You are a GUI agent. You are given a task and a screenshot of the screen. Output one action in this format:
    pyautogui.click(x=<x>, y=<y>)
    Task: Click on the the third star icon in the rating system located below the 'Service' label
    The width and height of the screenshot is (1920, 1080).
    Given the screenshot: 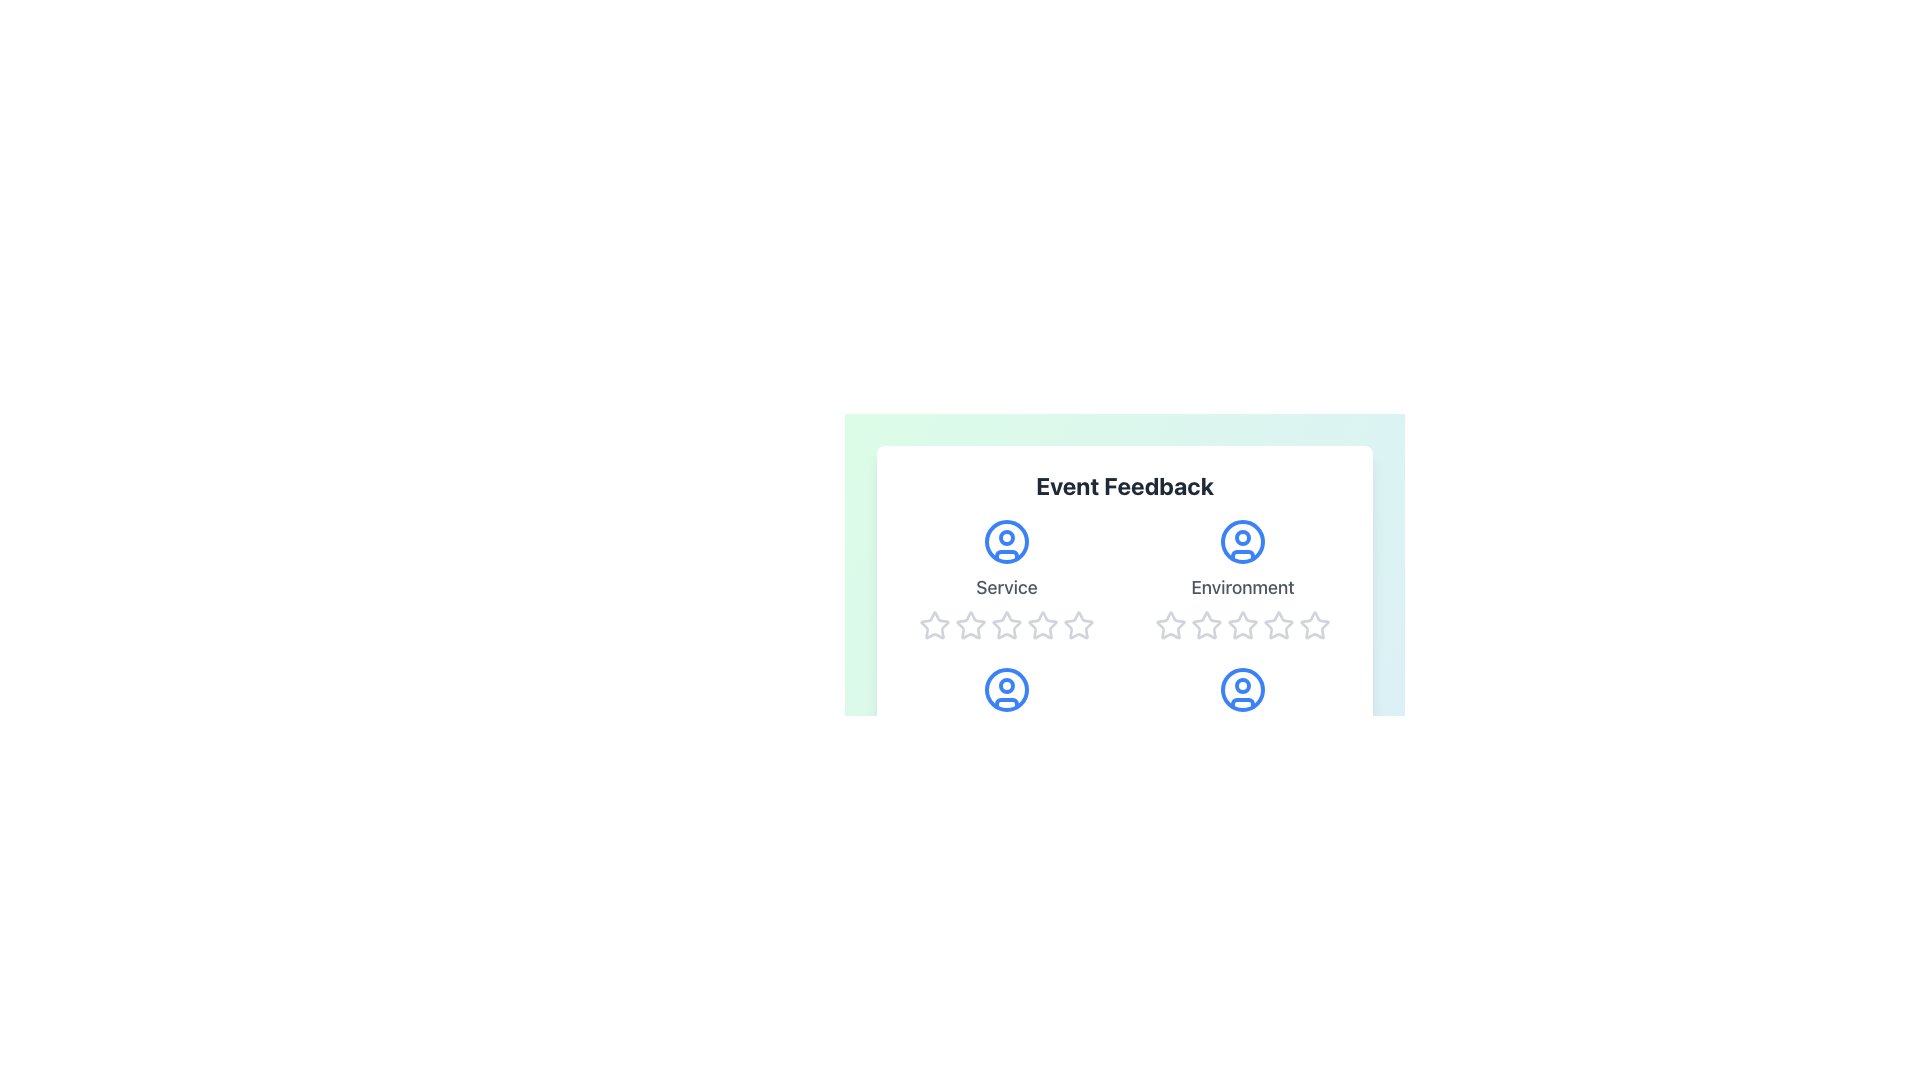 What is the action you would take?
    pyautogui.click(x=1041, y=624)
    